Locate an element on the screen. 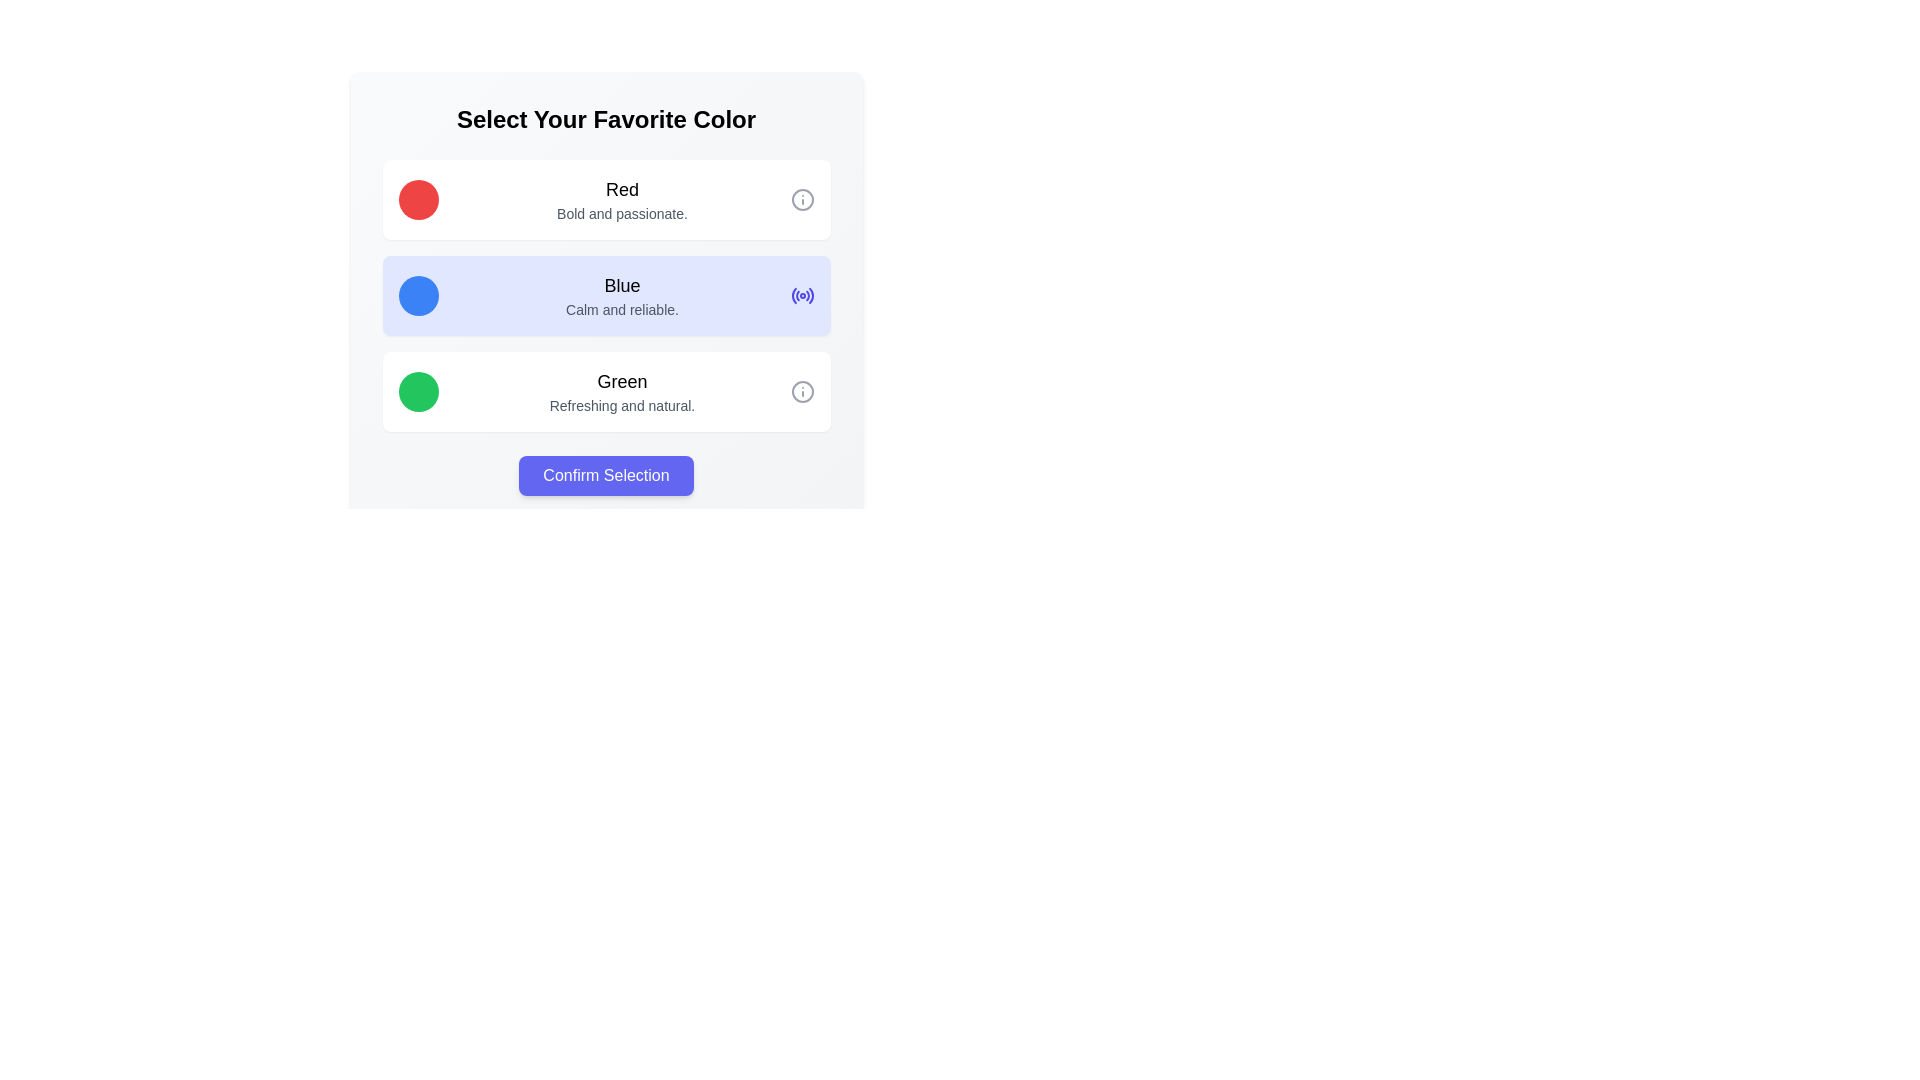 This screenshot has height=1080, width=1920. the small circular icon representing 'info' or 'details' located to the far right of the row containing the label 'Red' and the text 'Bold and passionate' is located at coordinates (802, 200).